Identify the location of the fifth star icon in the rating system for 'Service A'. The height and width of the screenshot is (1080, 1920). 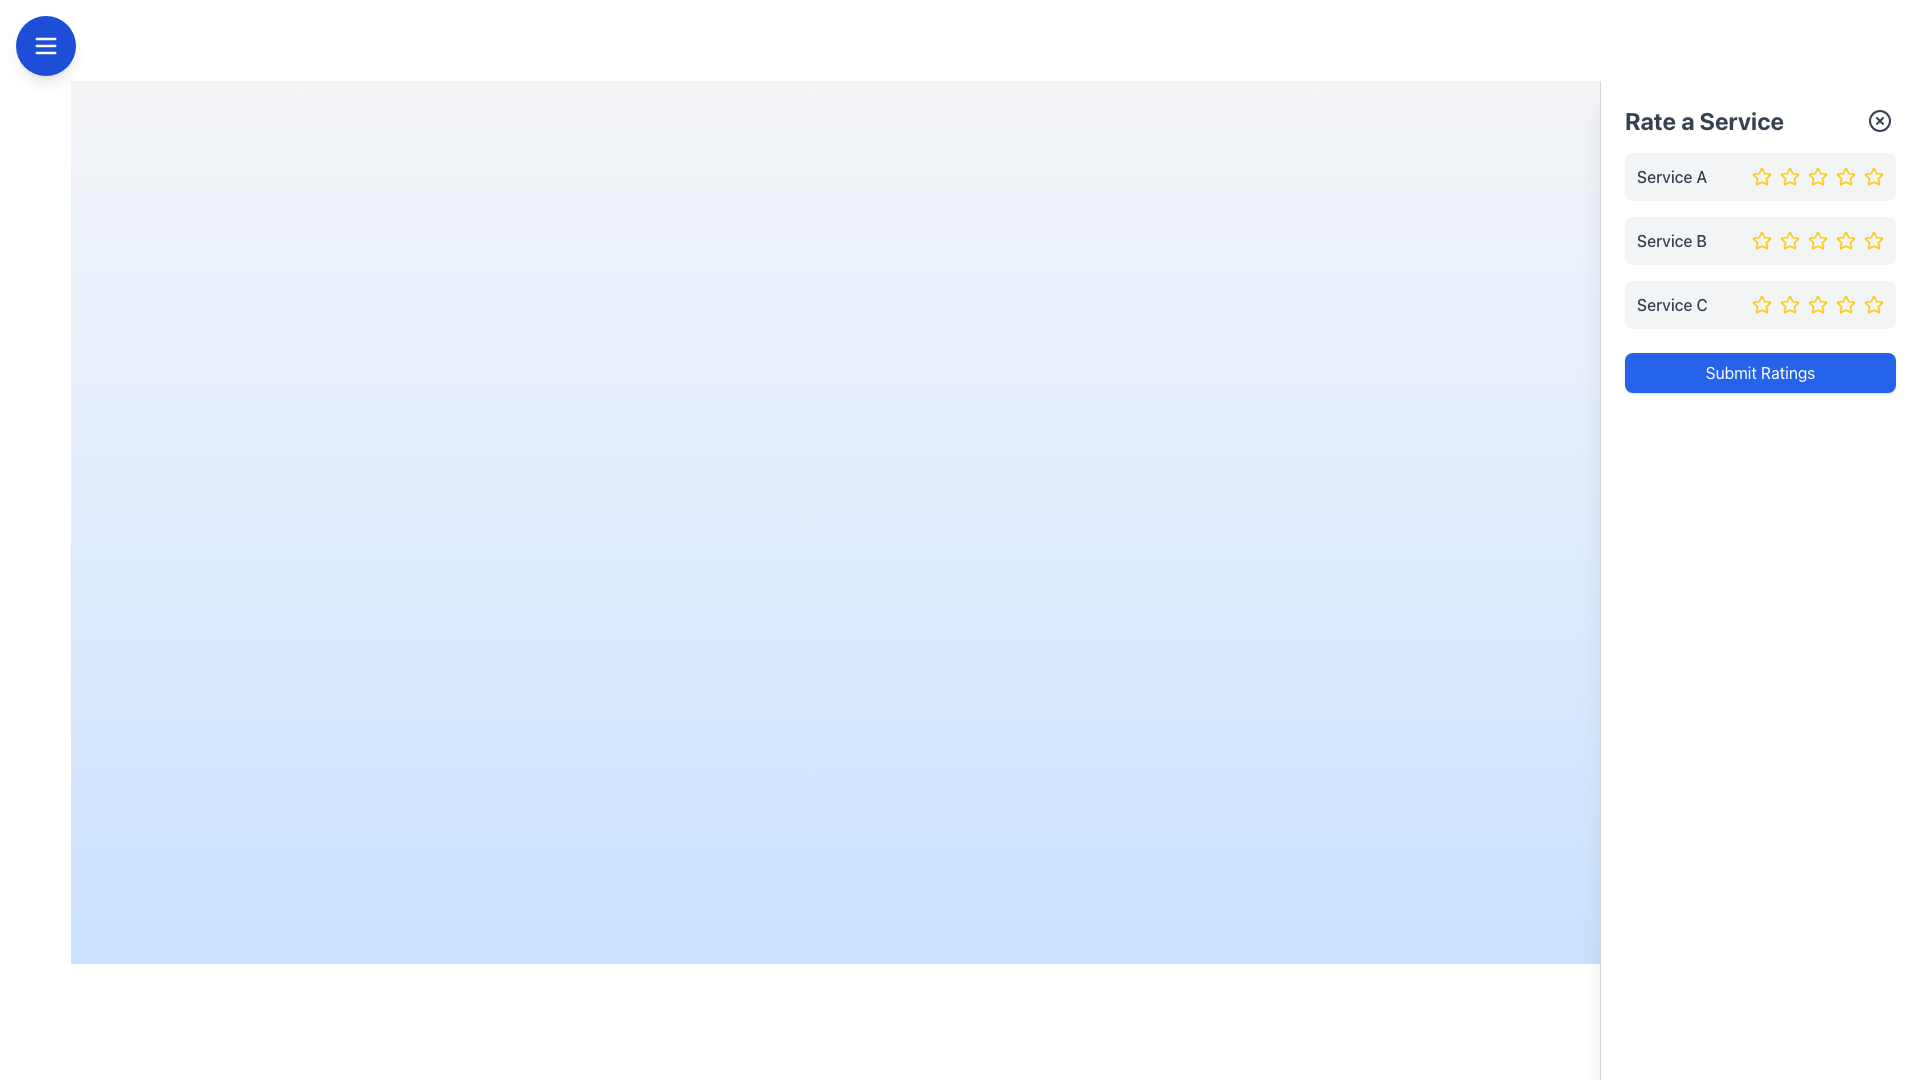
(1872, 176).